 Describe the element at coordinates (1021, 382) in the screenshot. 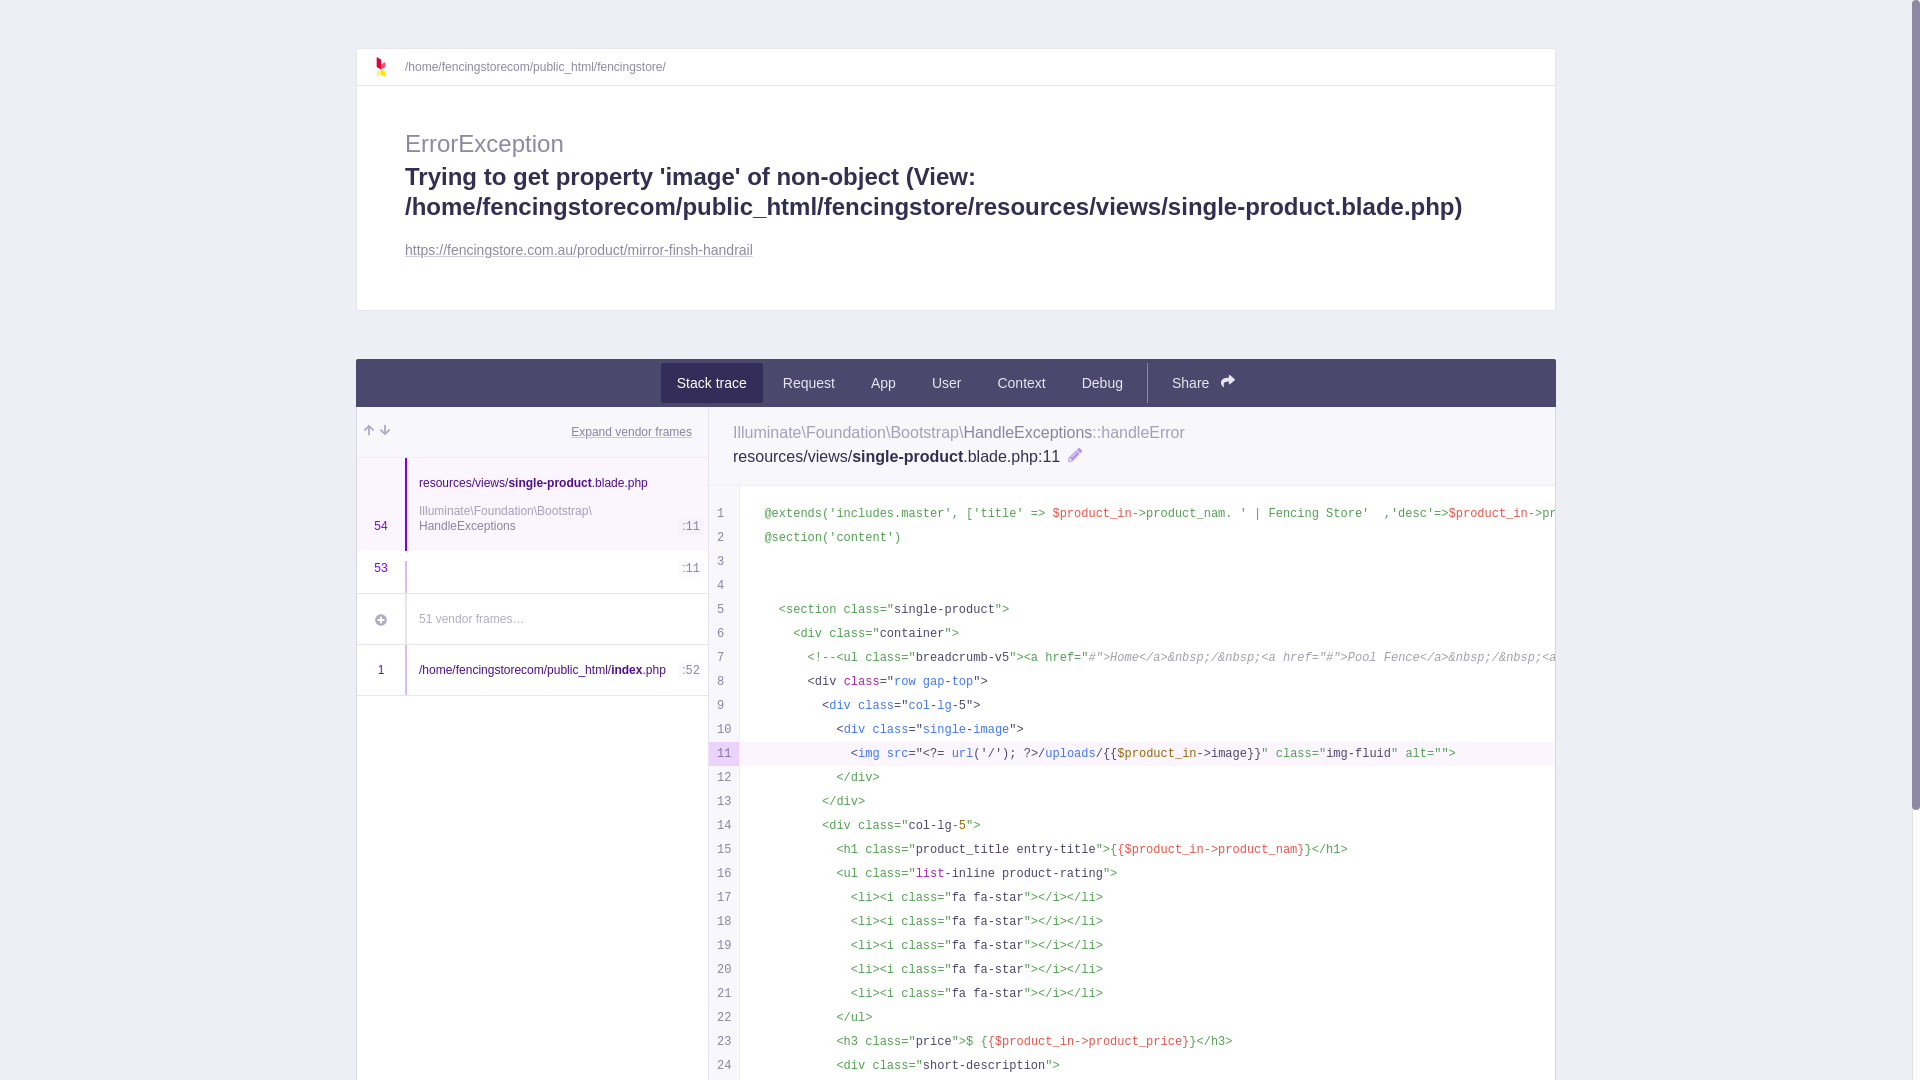

I see `'Context'` at that location.